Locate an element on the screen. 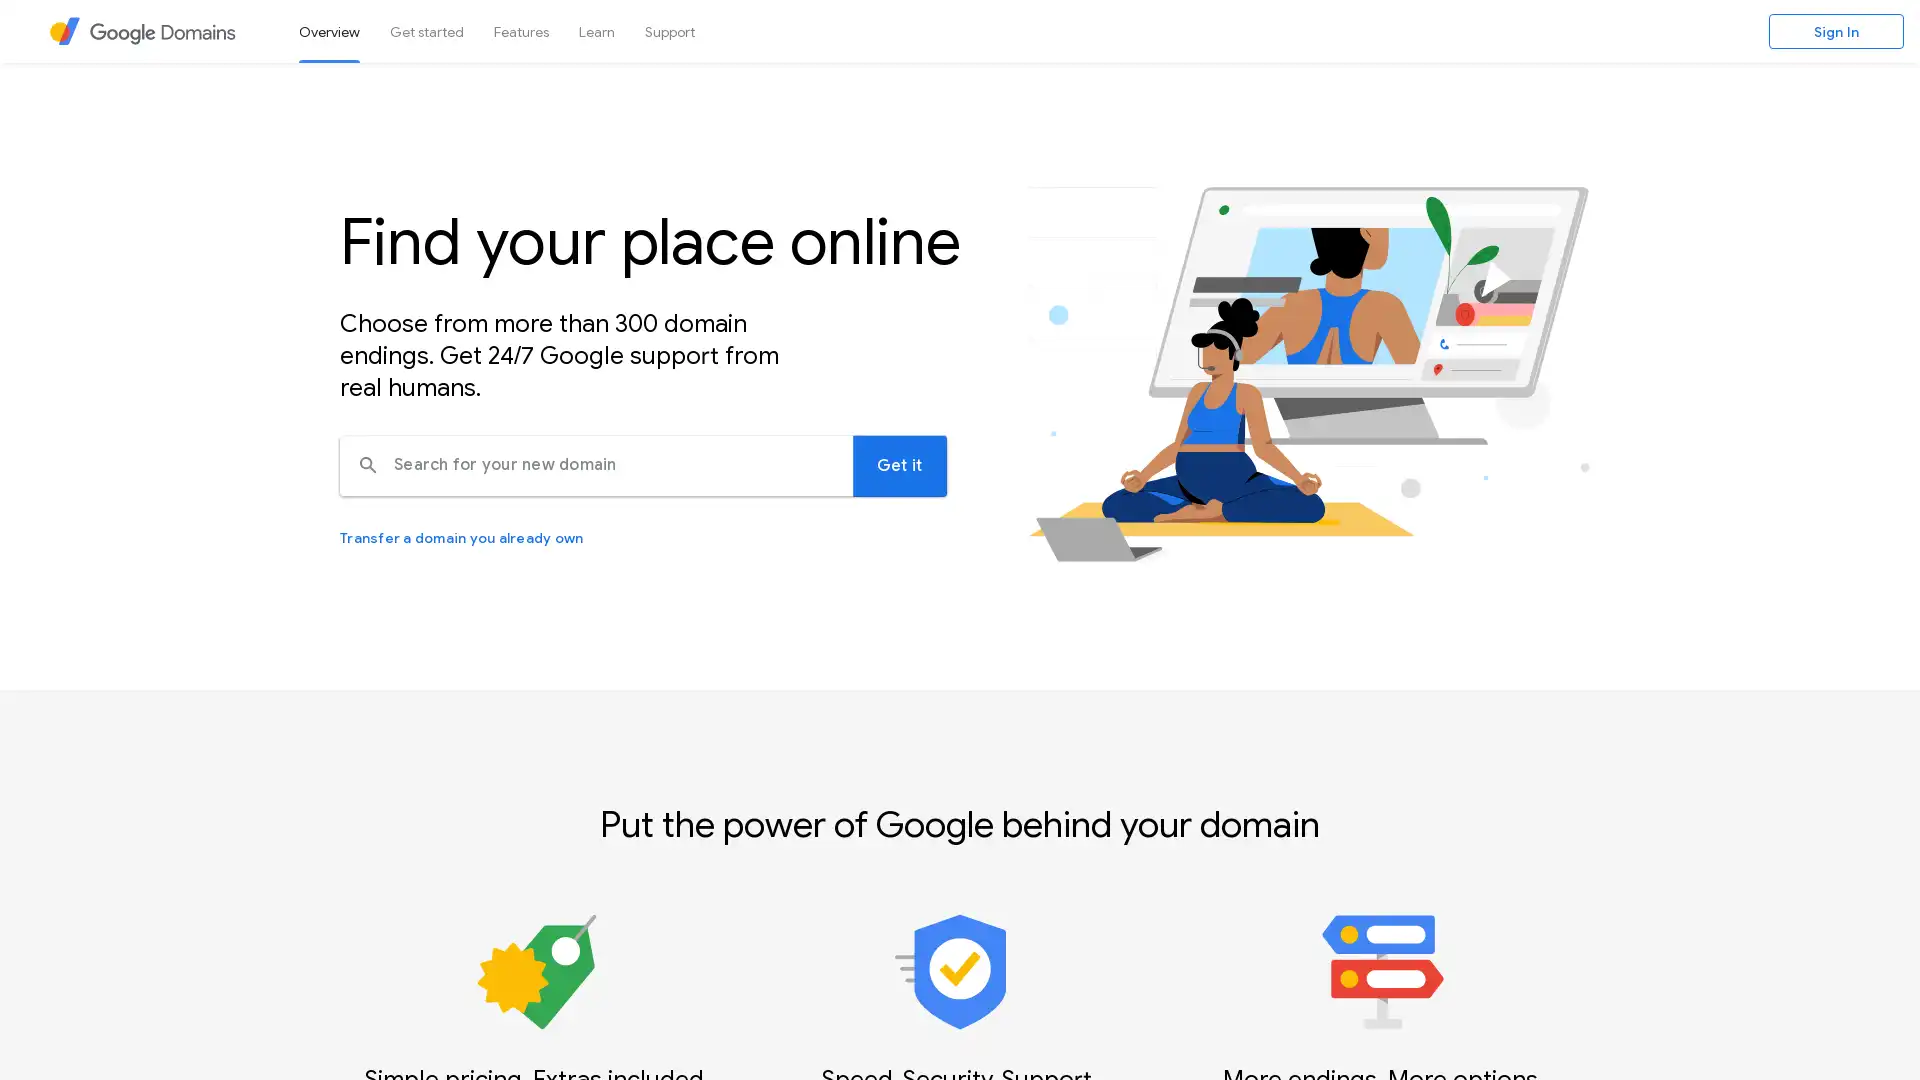 The image size is (1920, 1080). Sign In is located at coordinates (1836, 31).